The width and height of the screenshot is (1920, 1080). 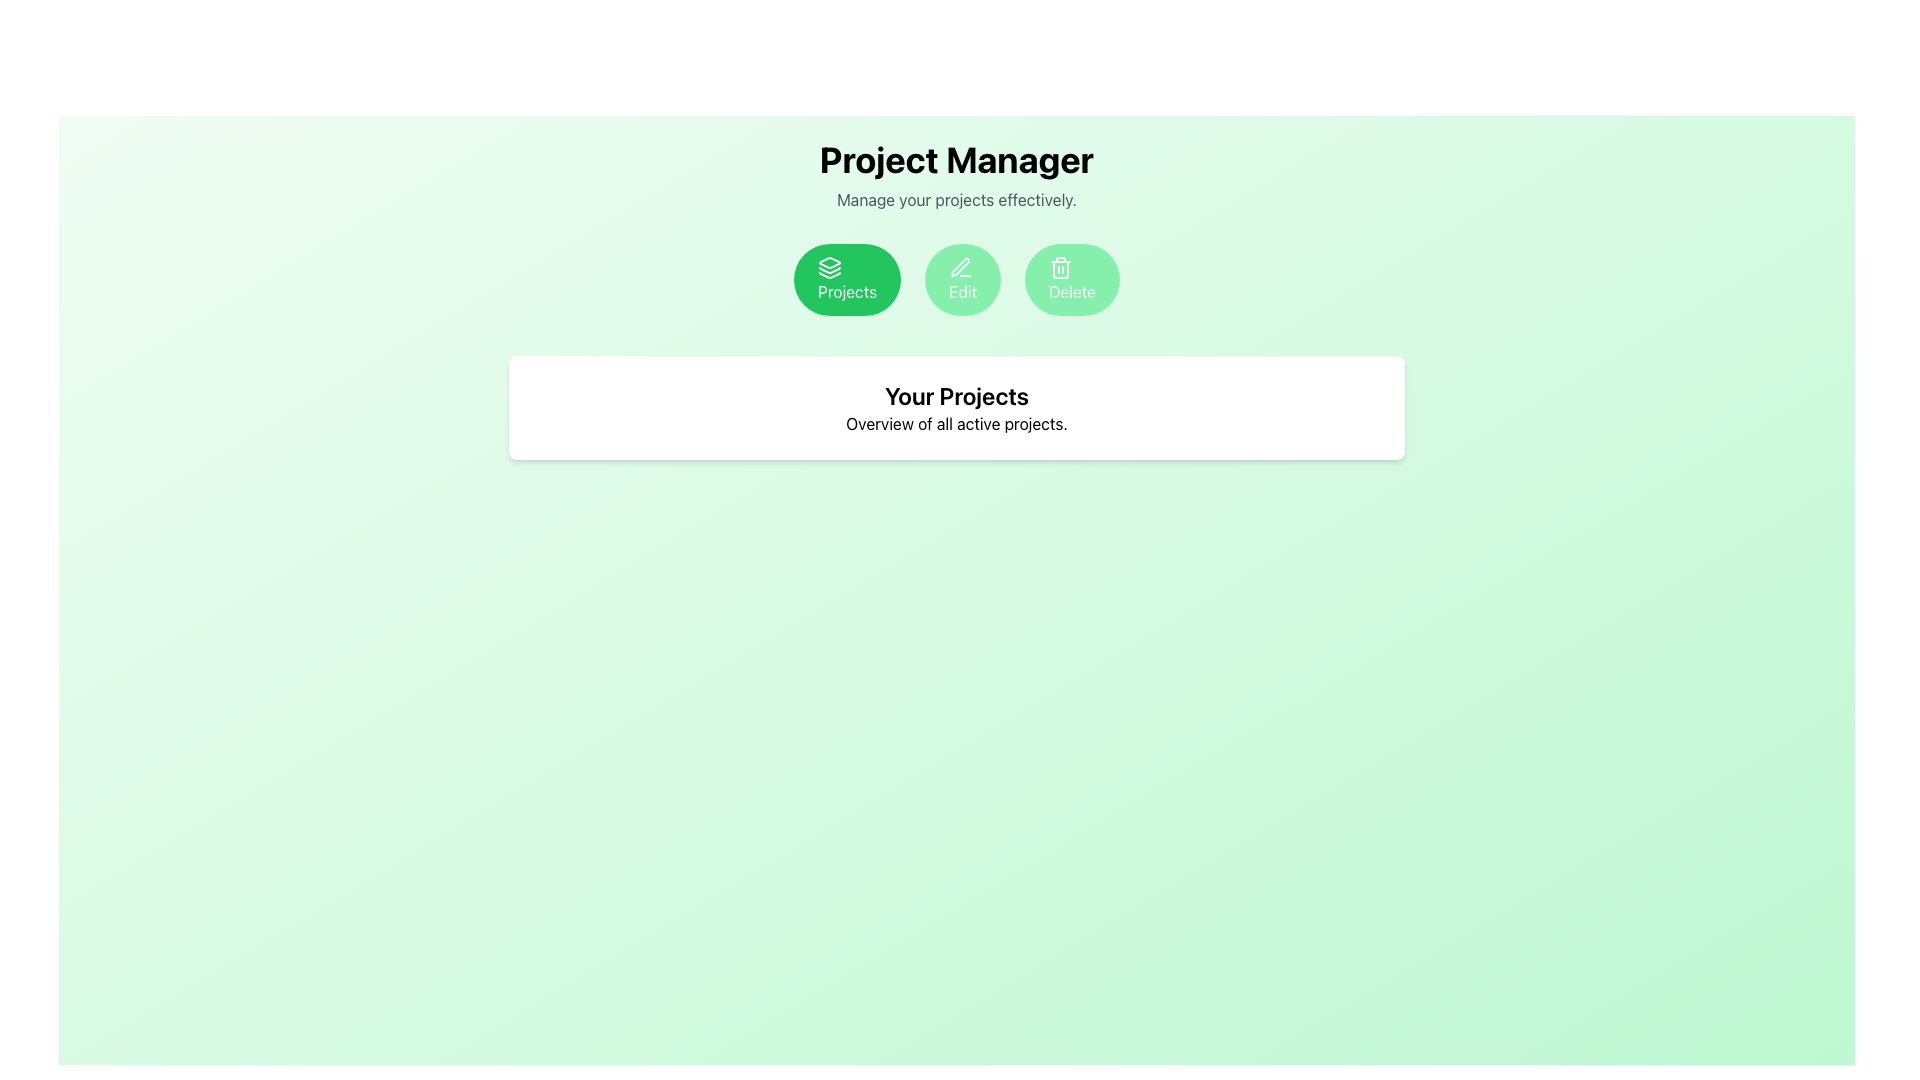 What do you see at coordinates (955, 423) in the screenshot?
I see `the informational Text label located beneath the 'Your Projects' heading` at bounding box center [955, 423].